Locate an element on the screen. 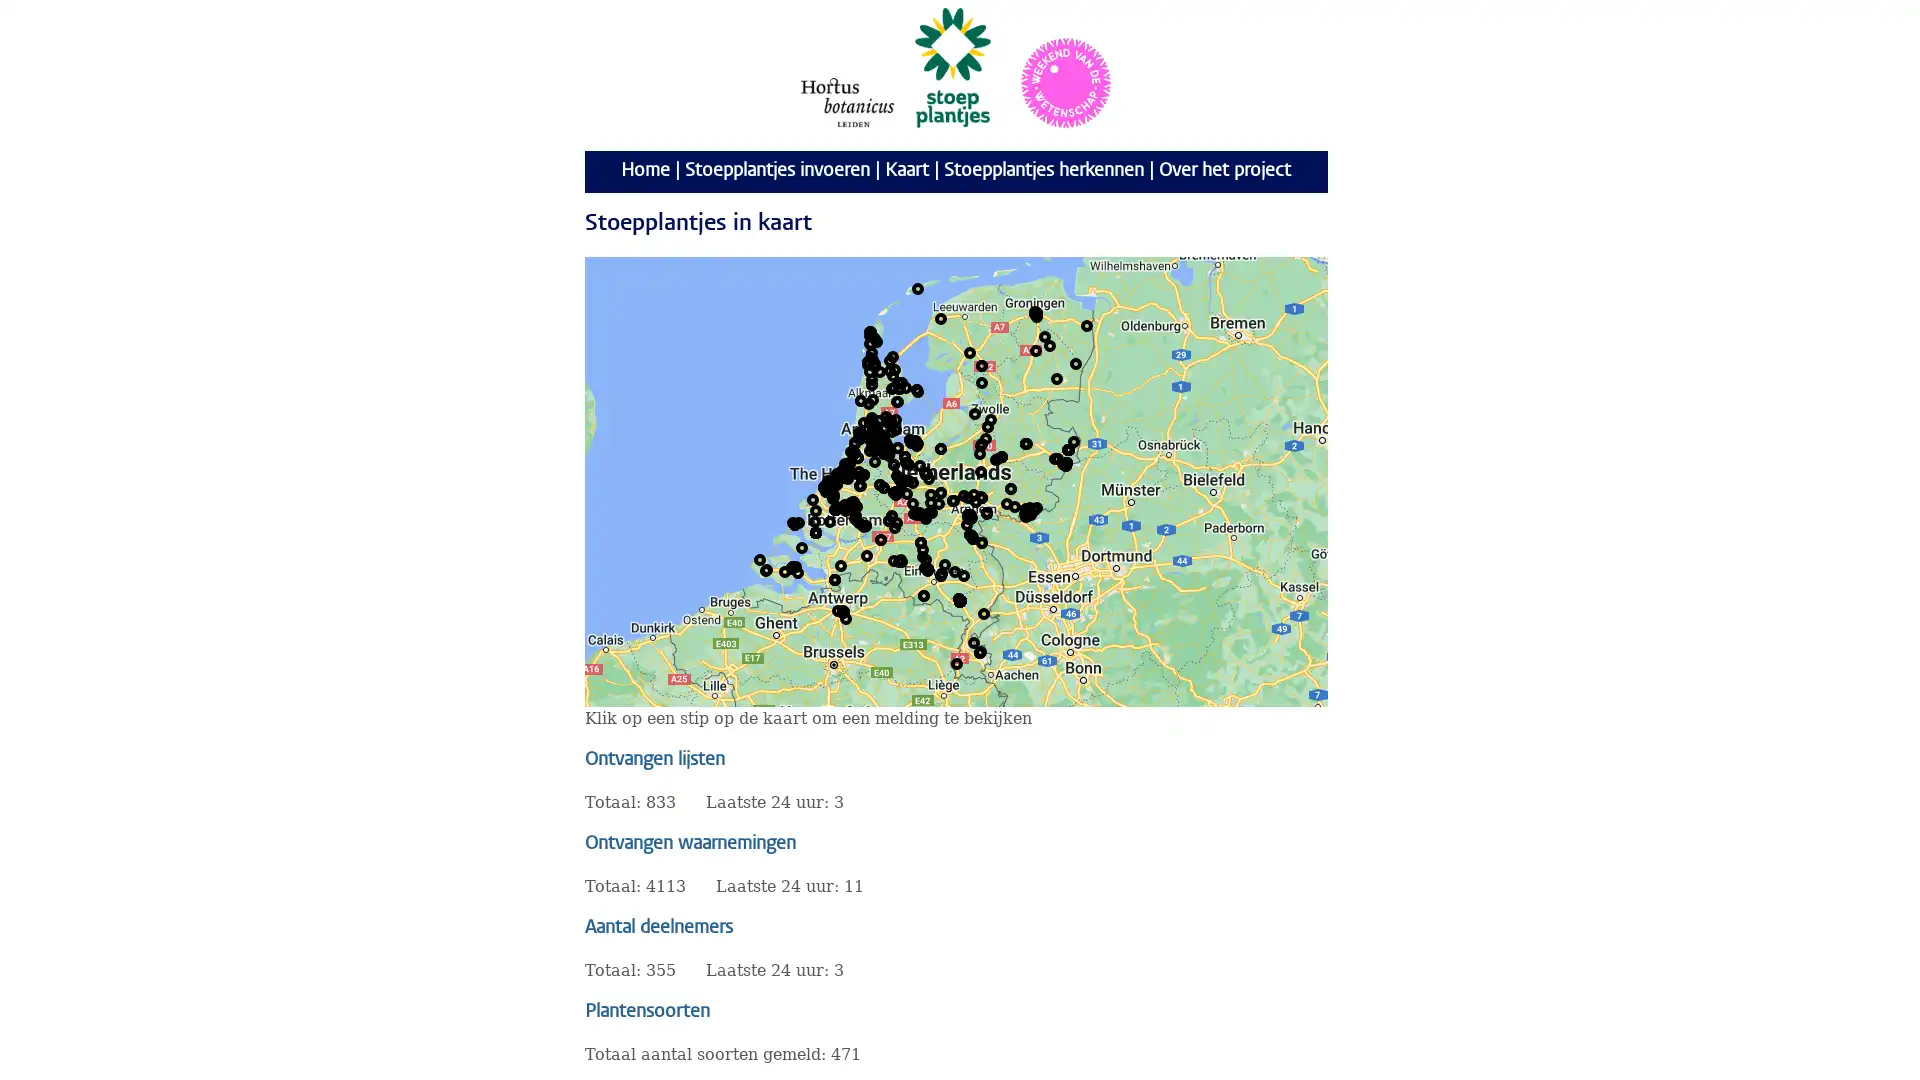 This screenshot has height=1080, width=1920. Telling van Maranne op 06 juni 2022 is located at coordinates (980, 495).